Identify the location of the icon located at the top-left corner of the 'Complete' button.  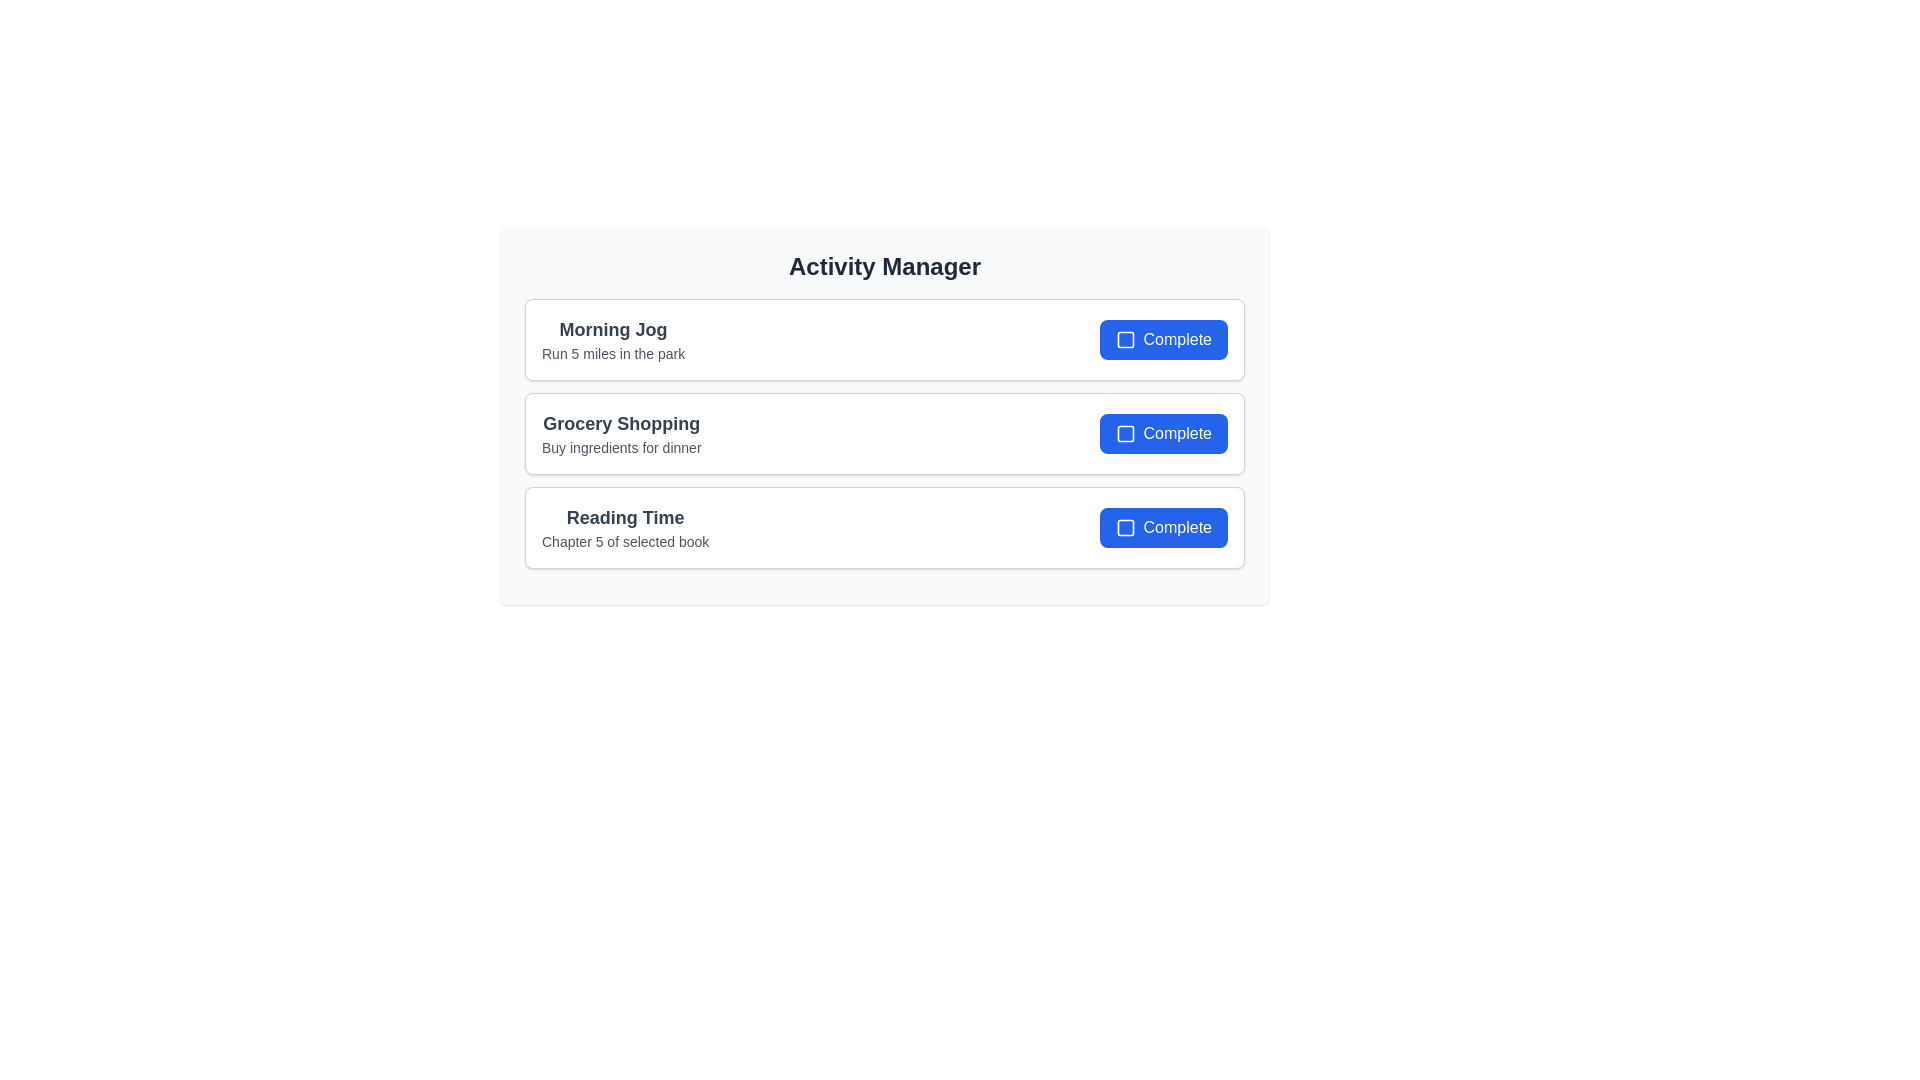
(1124, 527).